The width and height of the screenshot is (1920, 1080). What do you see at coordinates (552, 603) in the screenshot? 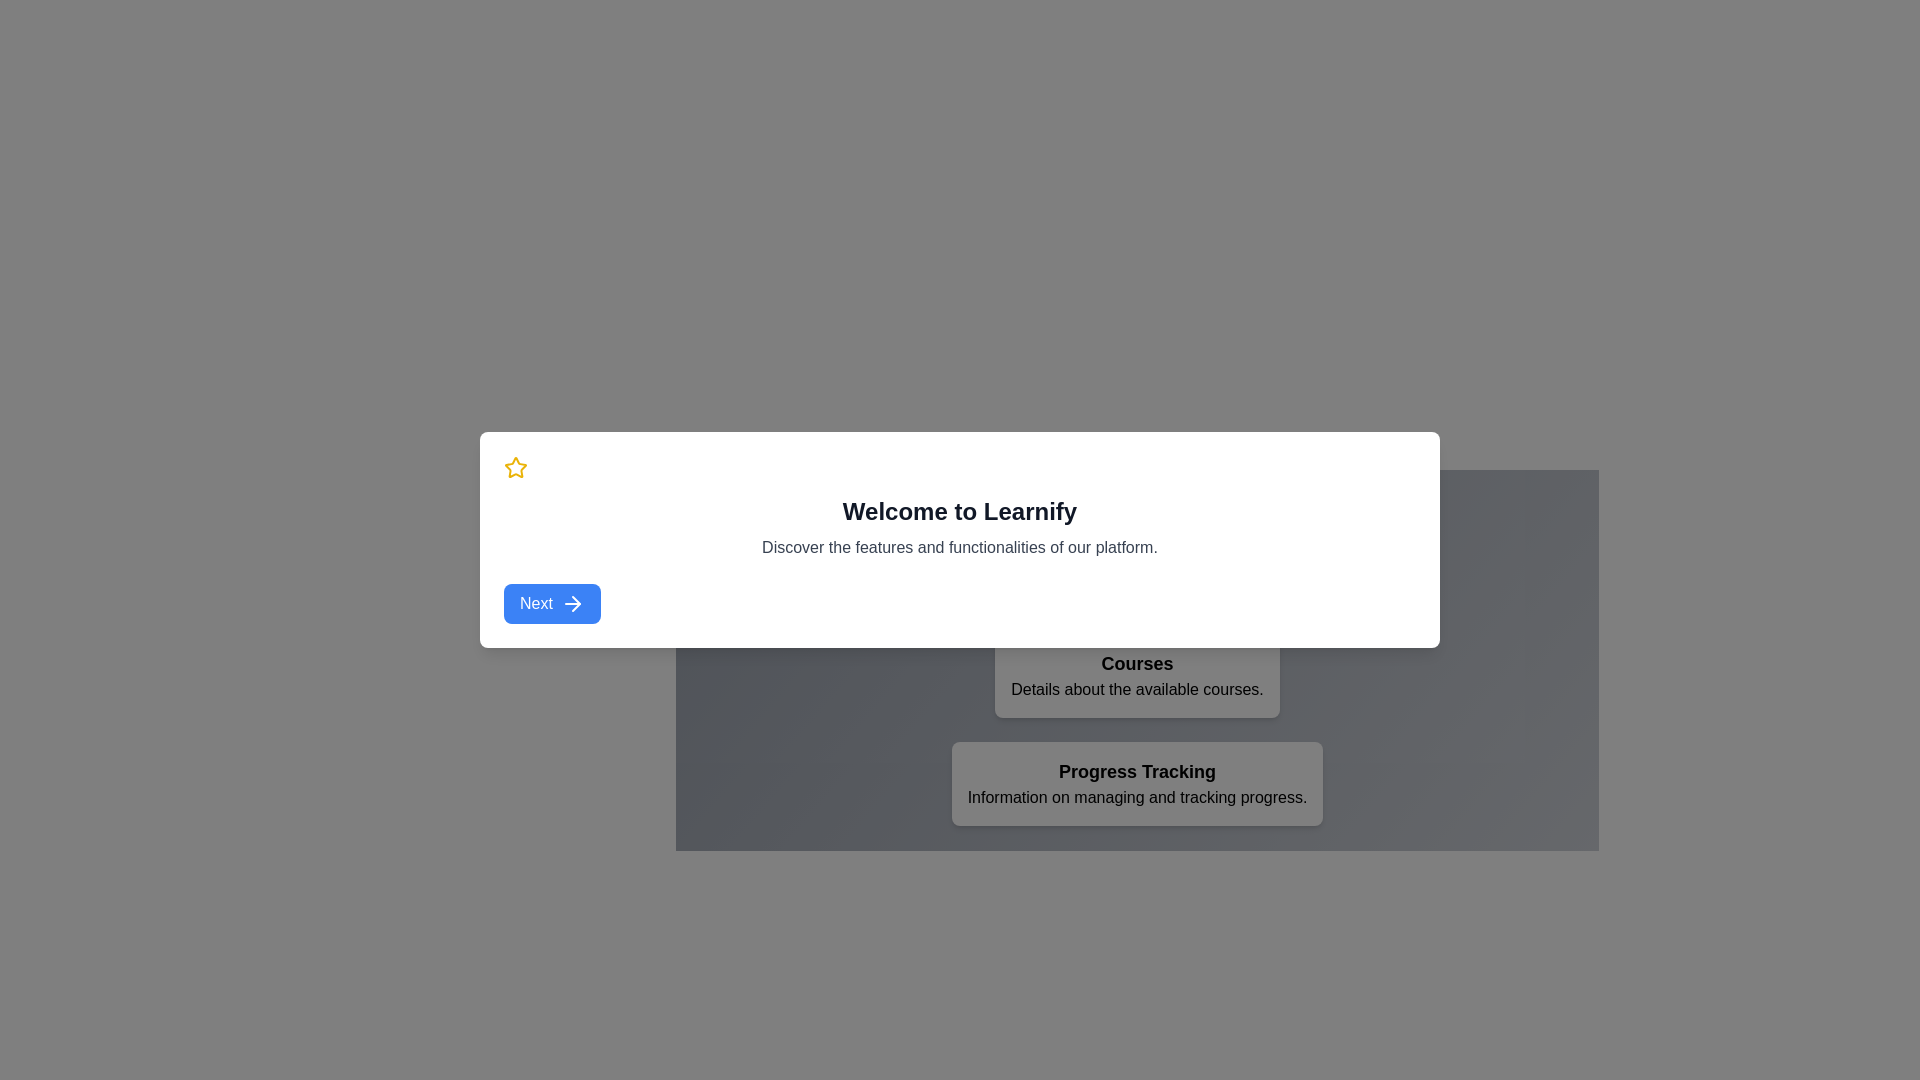
I see `the blue rectangular 'Next' button with rounded corners located at the bottom-left corner of the modal box` at bounding box center [552, 603].